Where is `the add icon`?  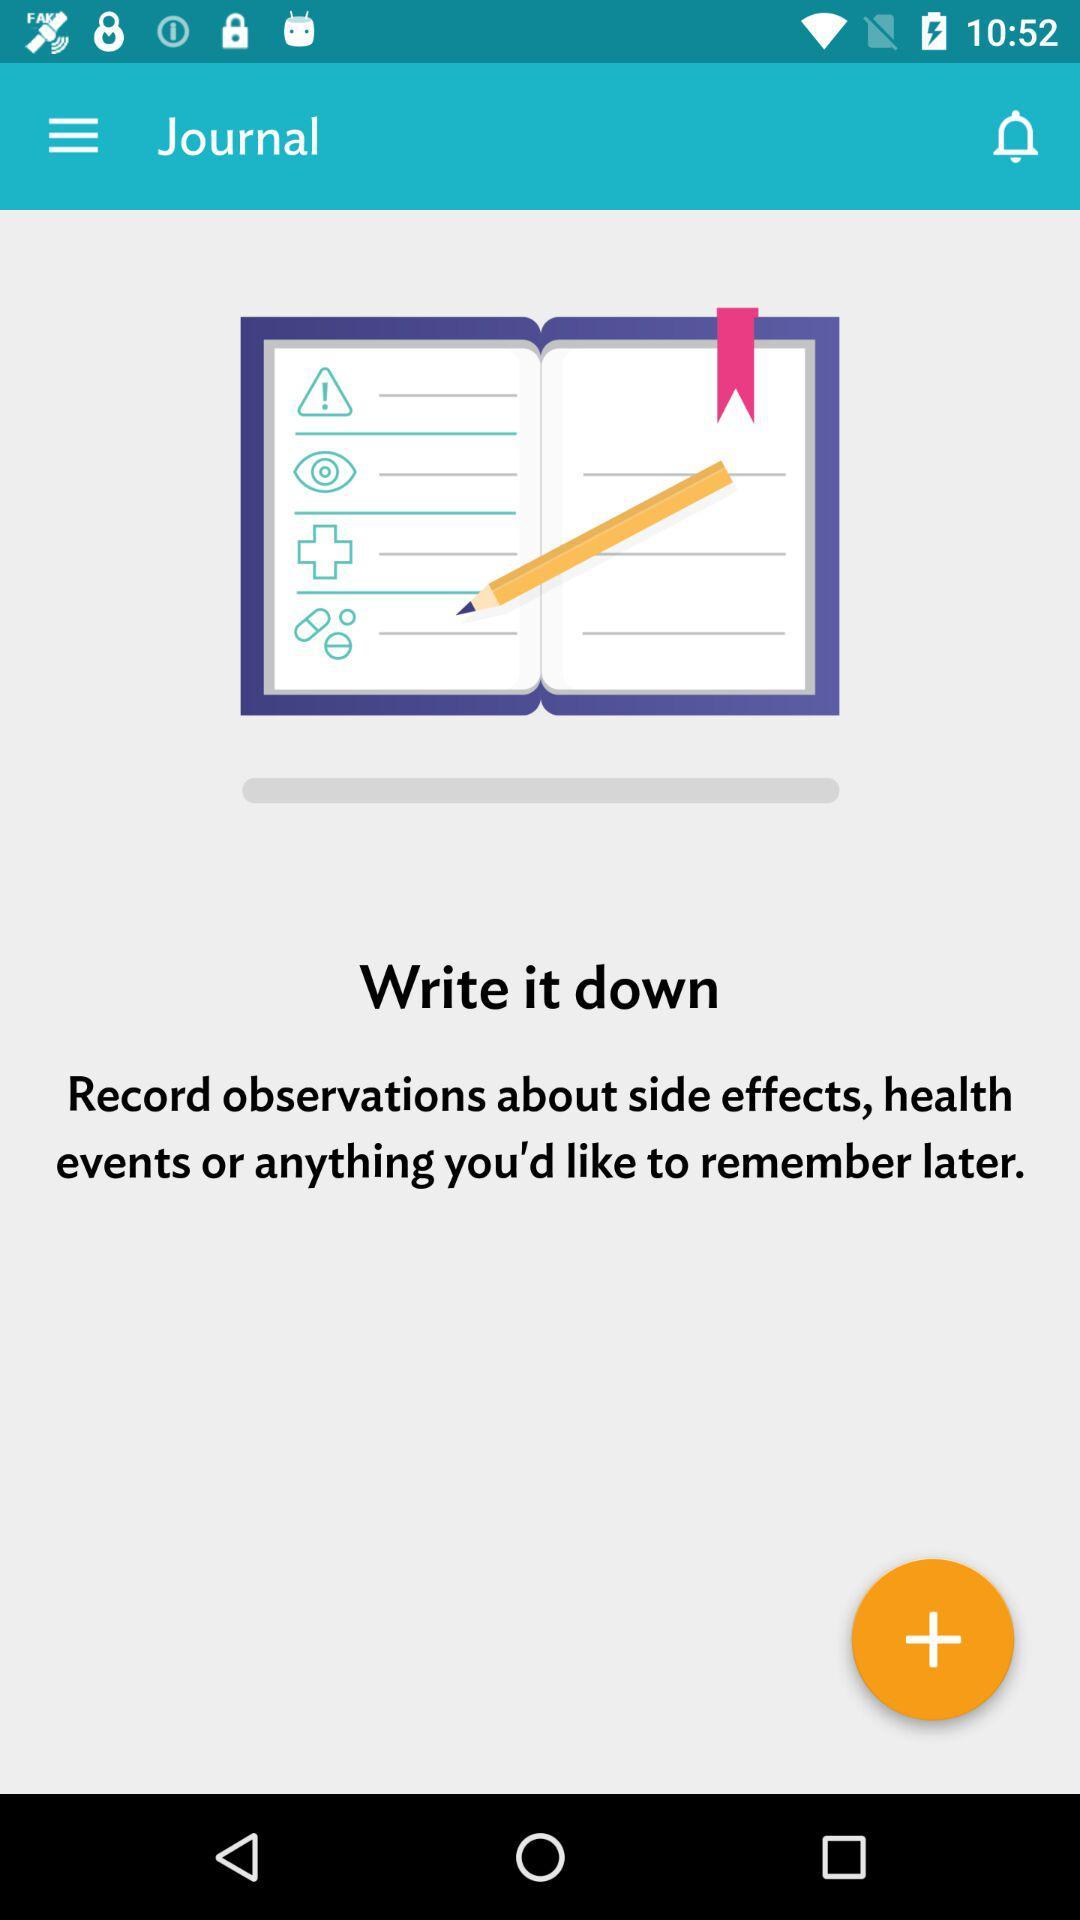
the add icon is located at coordinates (933, 1646).